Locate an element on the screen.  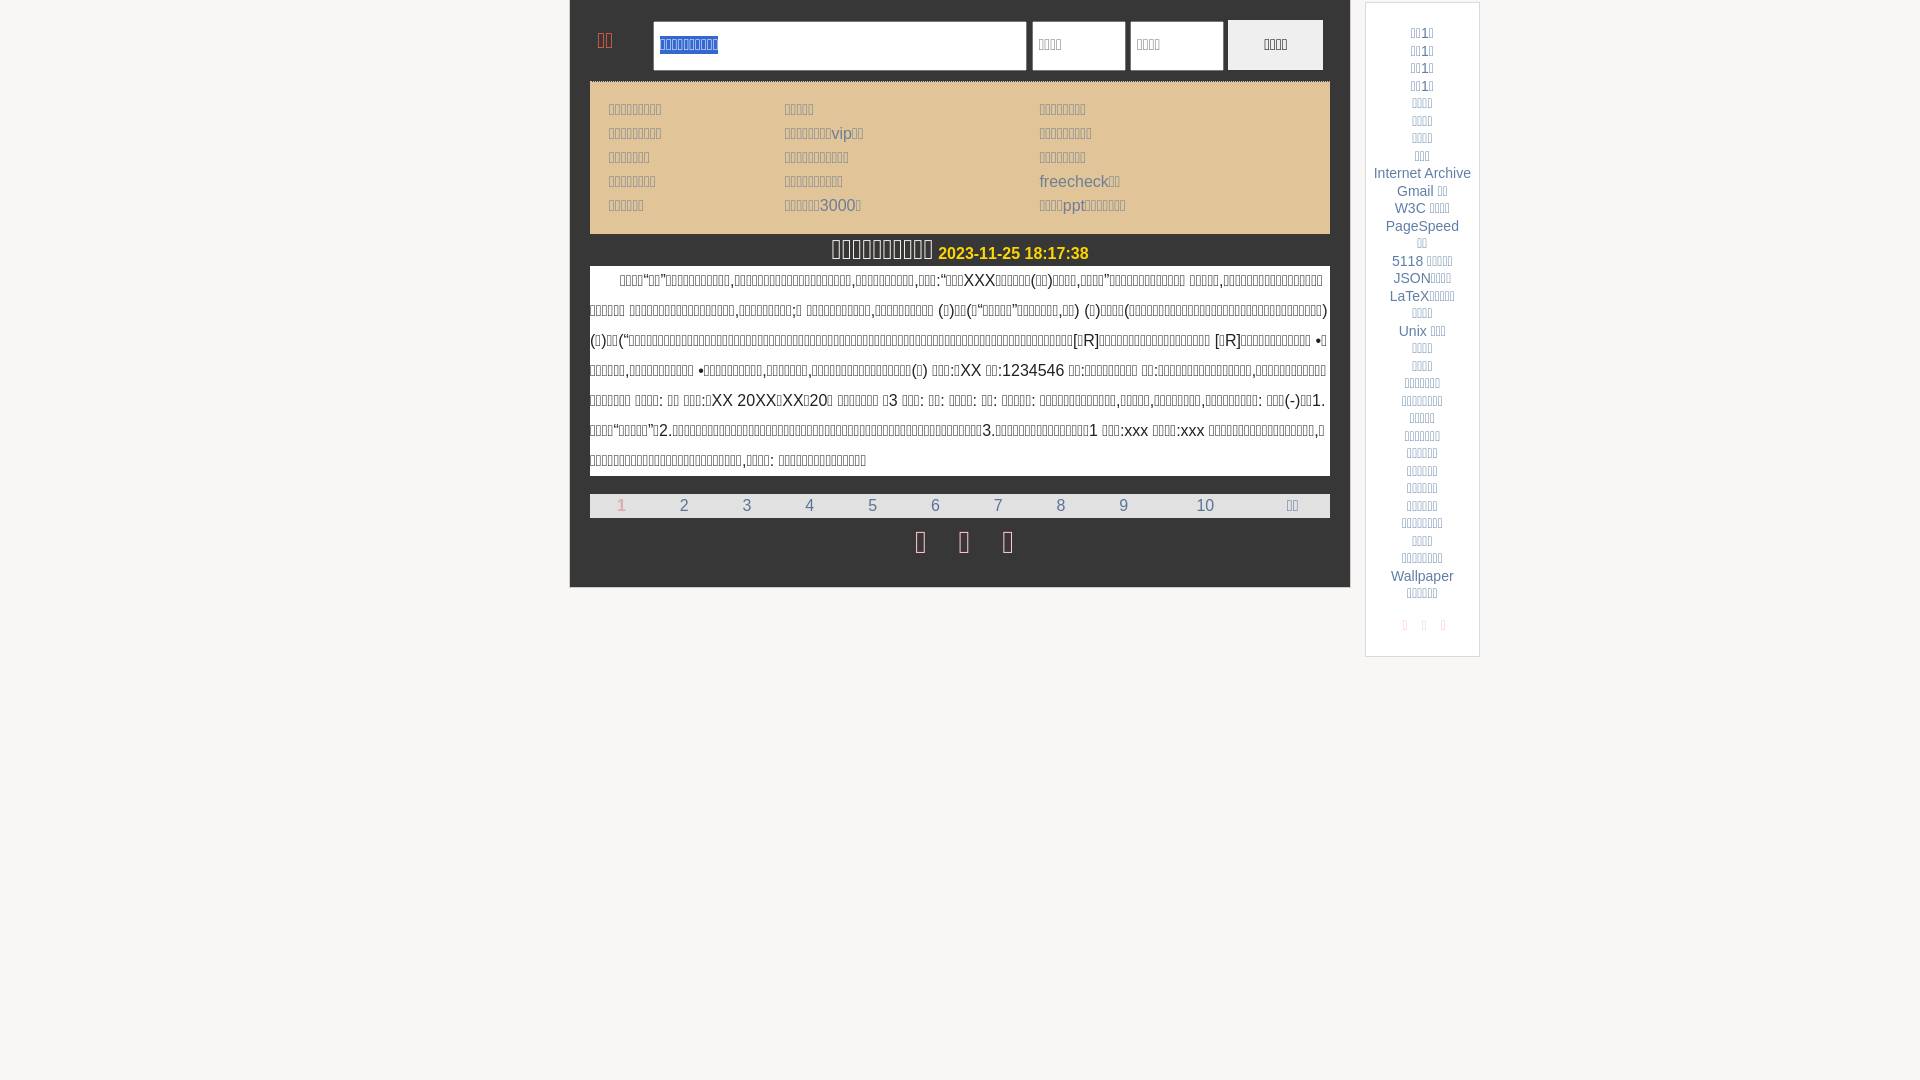
'2' is located at coordinates (684, 504).